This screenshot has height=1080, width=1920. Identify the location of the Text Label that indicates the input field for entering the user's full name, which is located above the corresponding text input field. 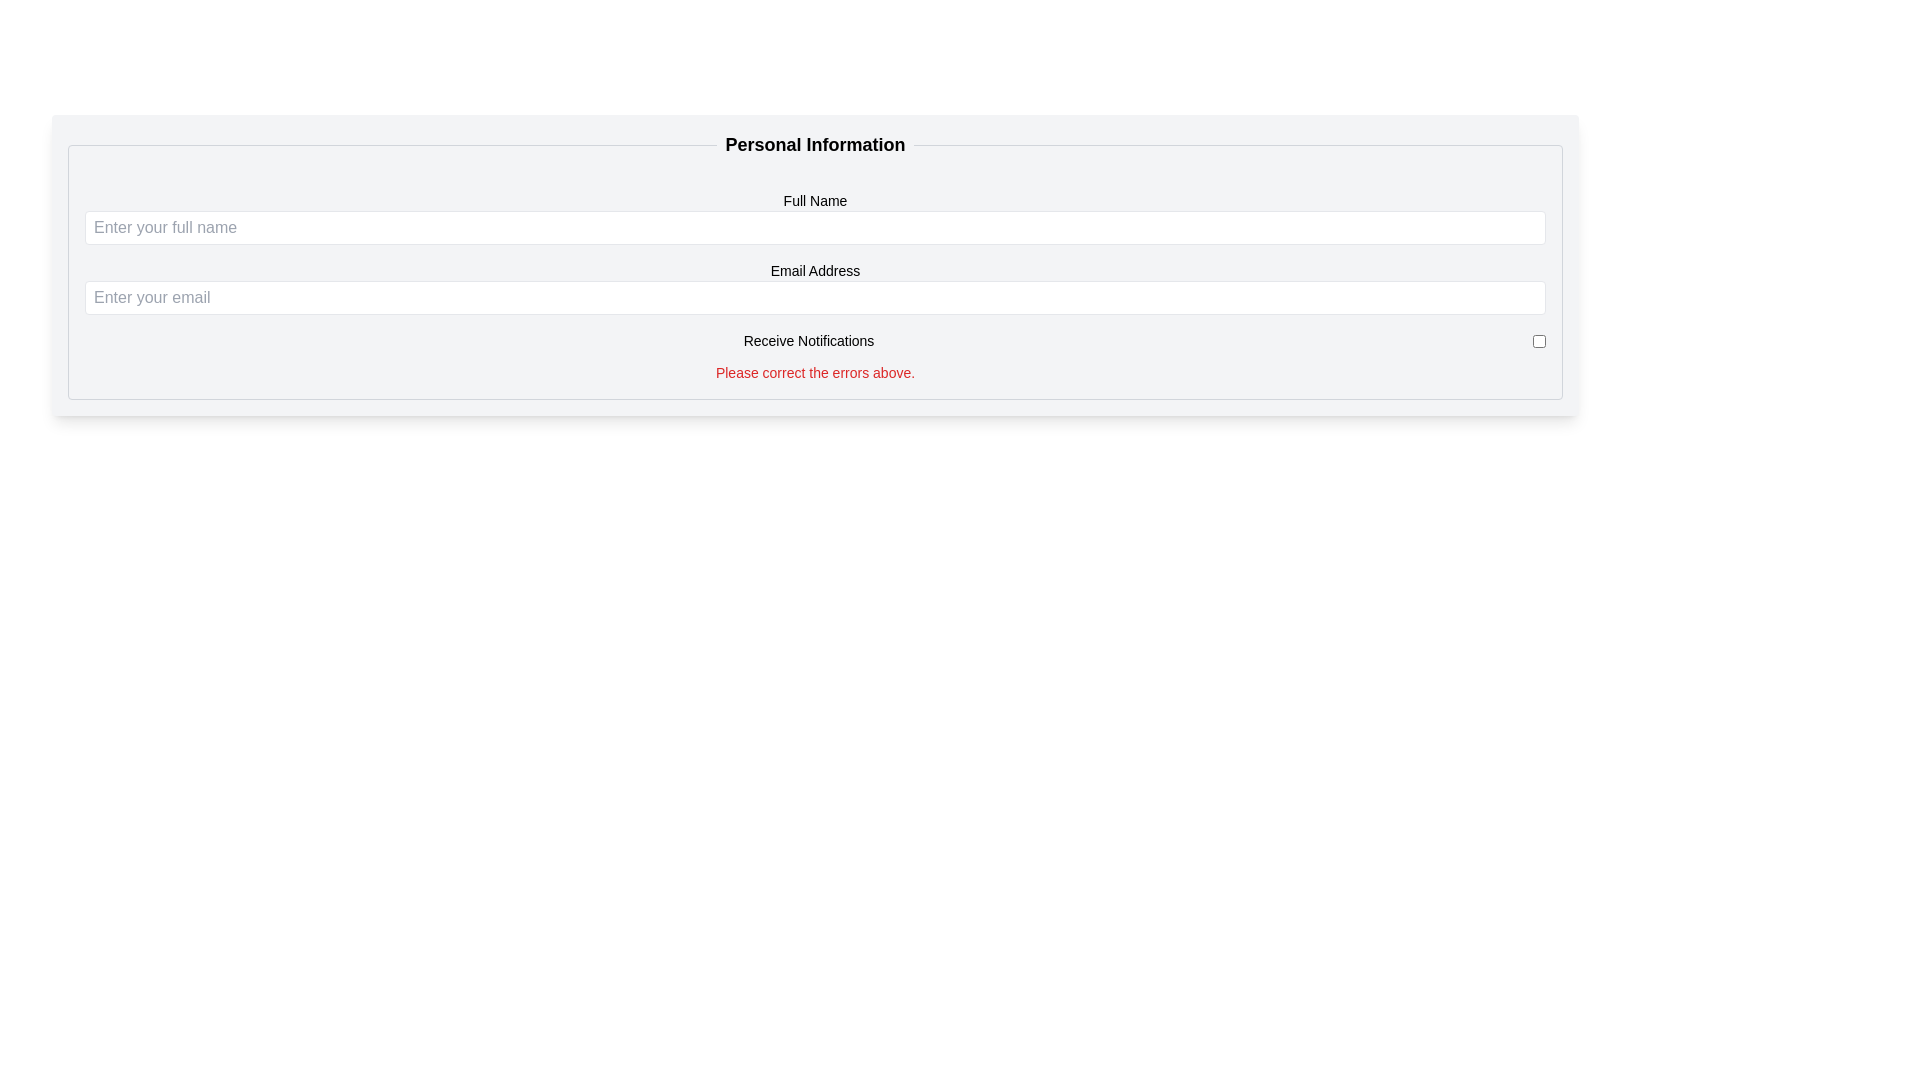
(815, 200).